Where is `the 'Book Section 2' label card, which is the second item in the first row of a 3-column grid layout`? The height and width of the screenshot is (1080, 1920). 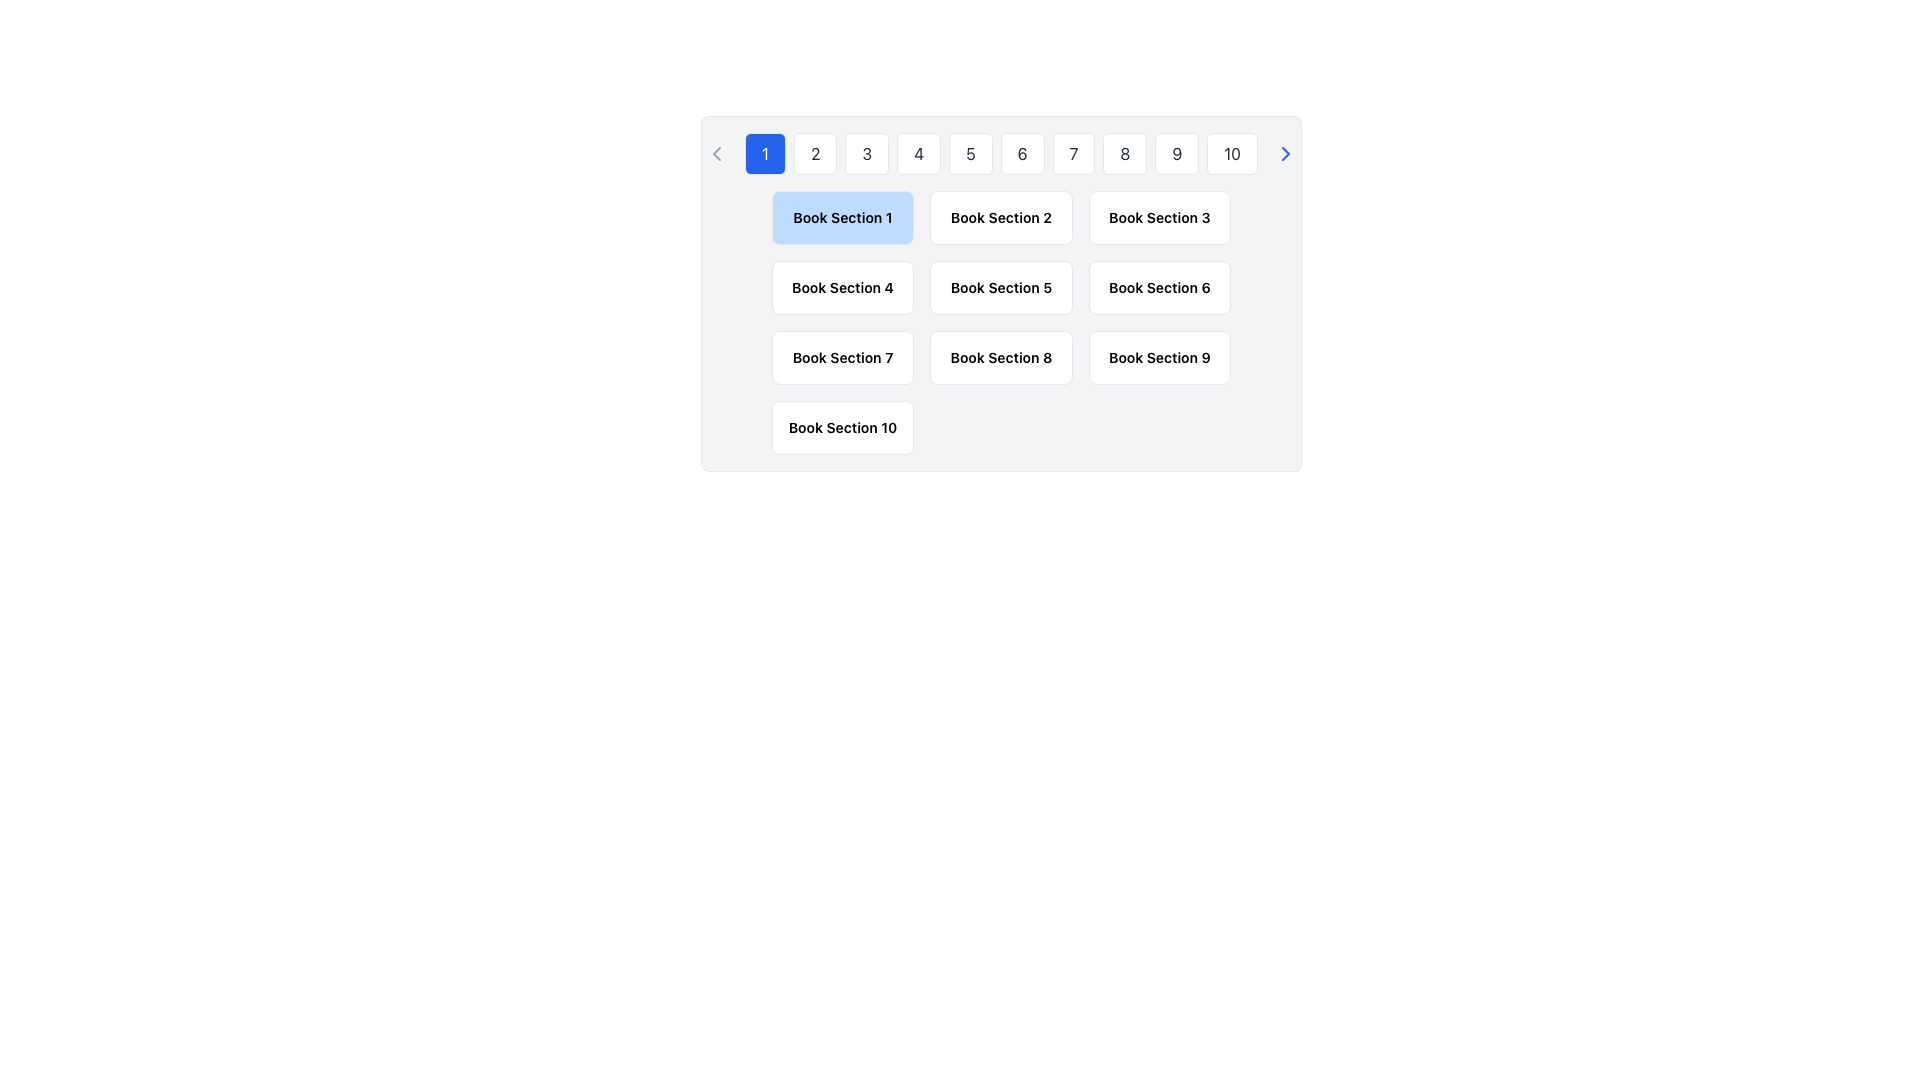 the 'Book Section 2' label card, which is the second item in the first row of a 3-column grid layout is located at coordinates (1001, 218).